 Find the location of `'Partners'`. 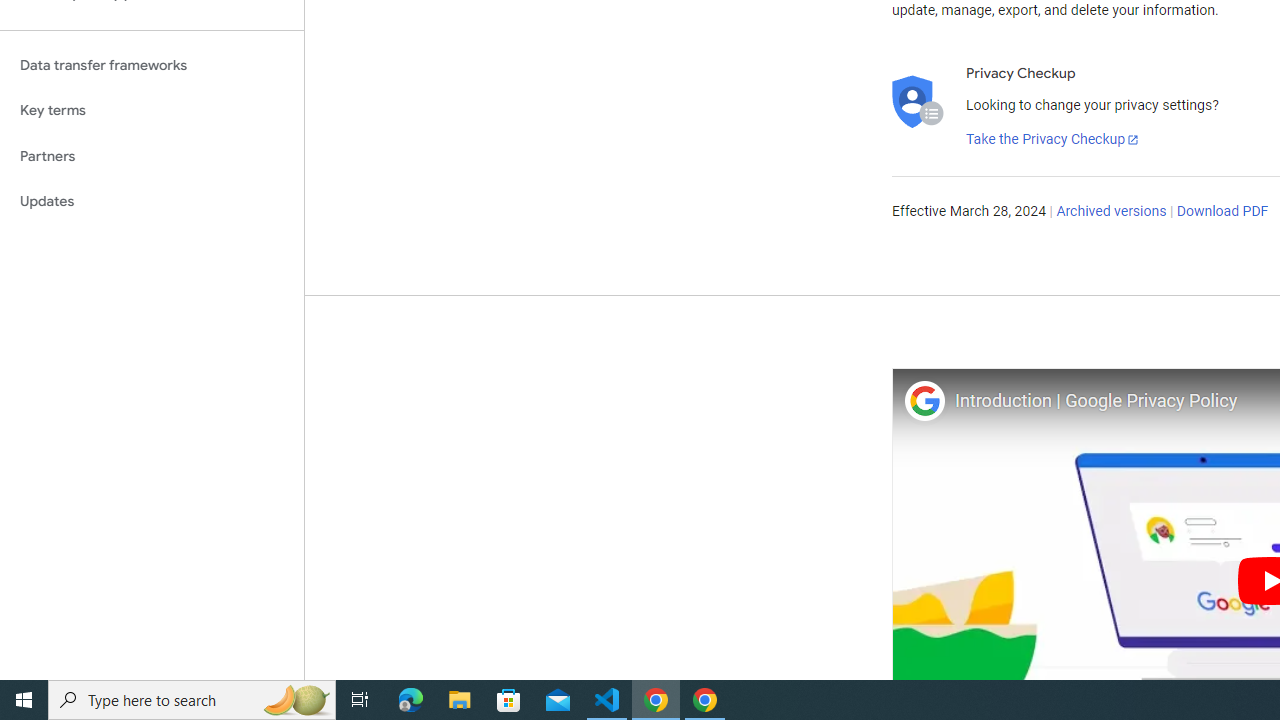

'Partners' is located at coordinates (151, 155).